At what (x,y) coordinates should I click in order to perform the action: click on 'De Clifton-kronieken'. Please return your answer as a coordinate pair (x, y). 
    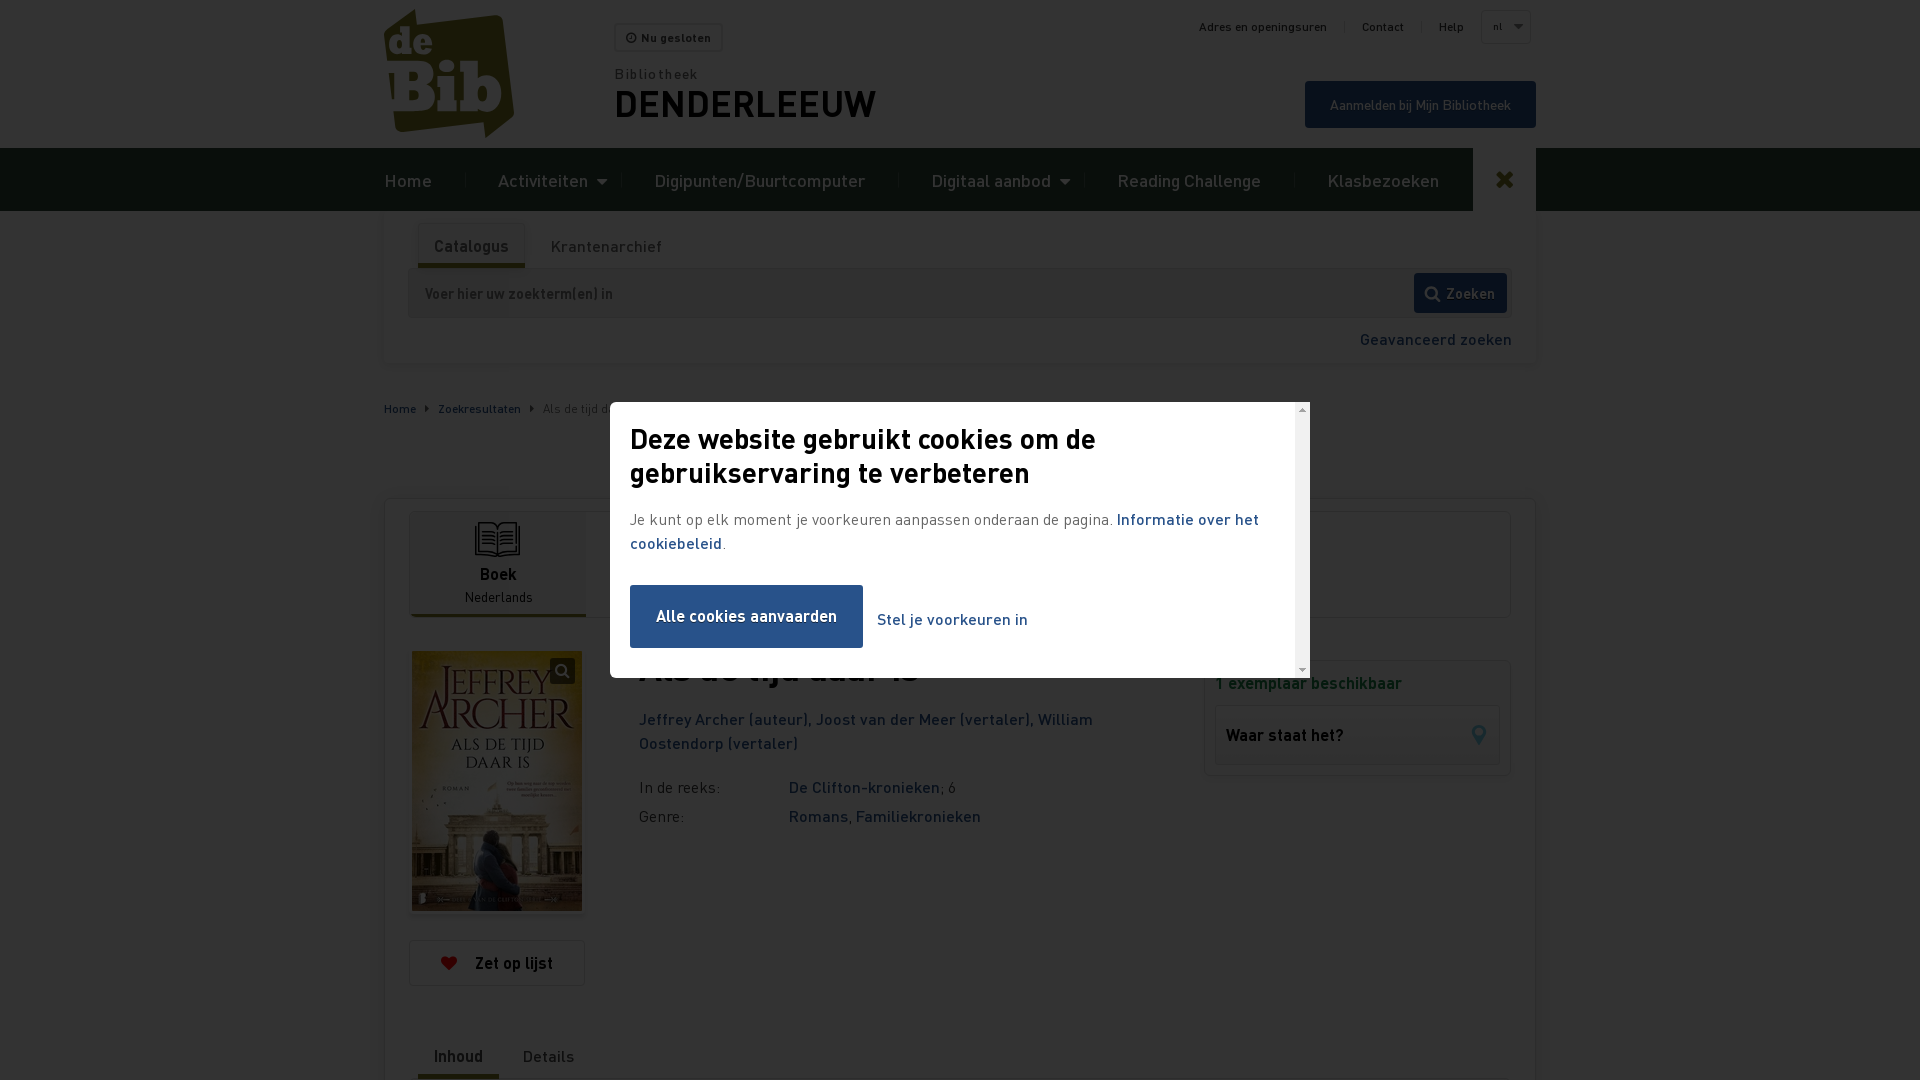
    Looking at the image, I should click on (864, 785).